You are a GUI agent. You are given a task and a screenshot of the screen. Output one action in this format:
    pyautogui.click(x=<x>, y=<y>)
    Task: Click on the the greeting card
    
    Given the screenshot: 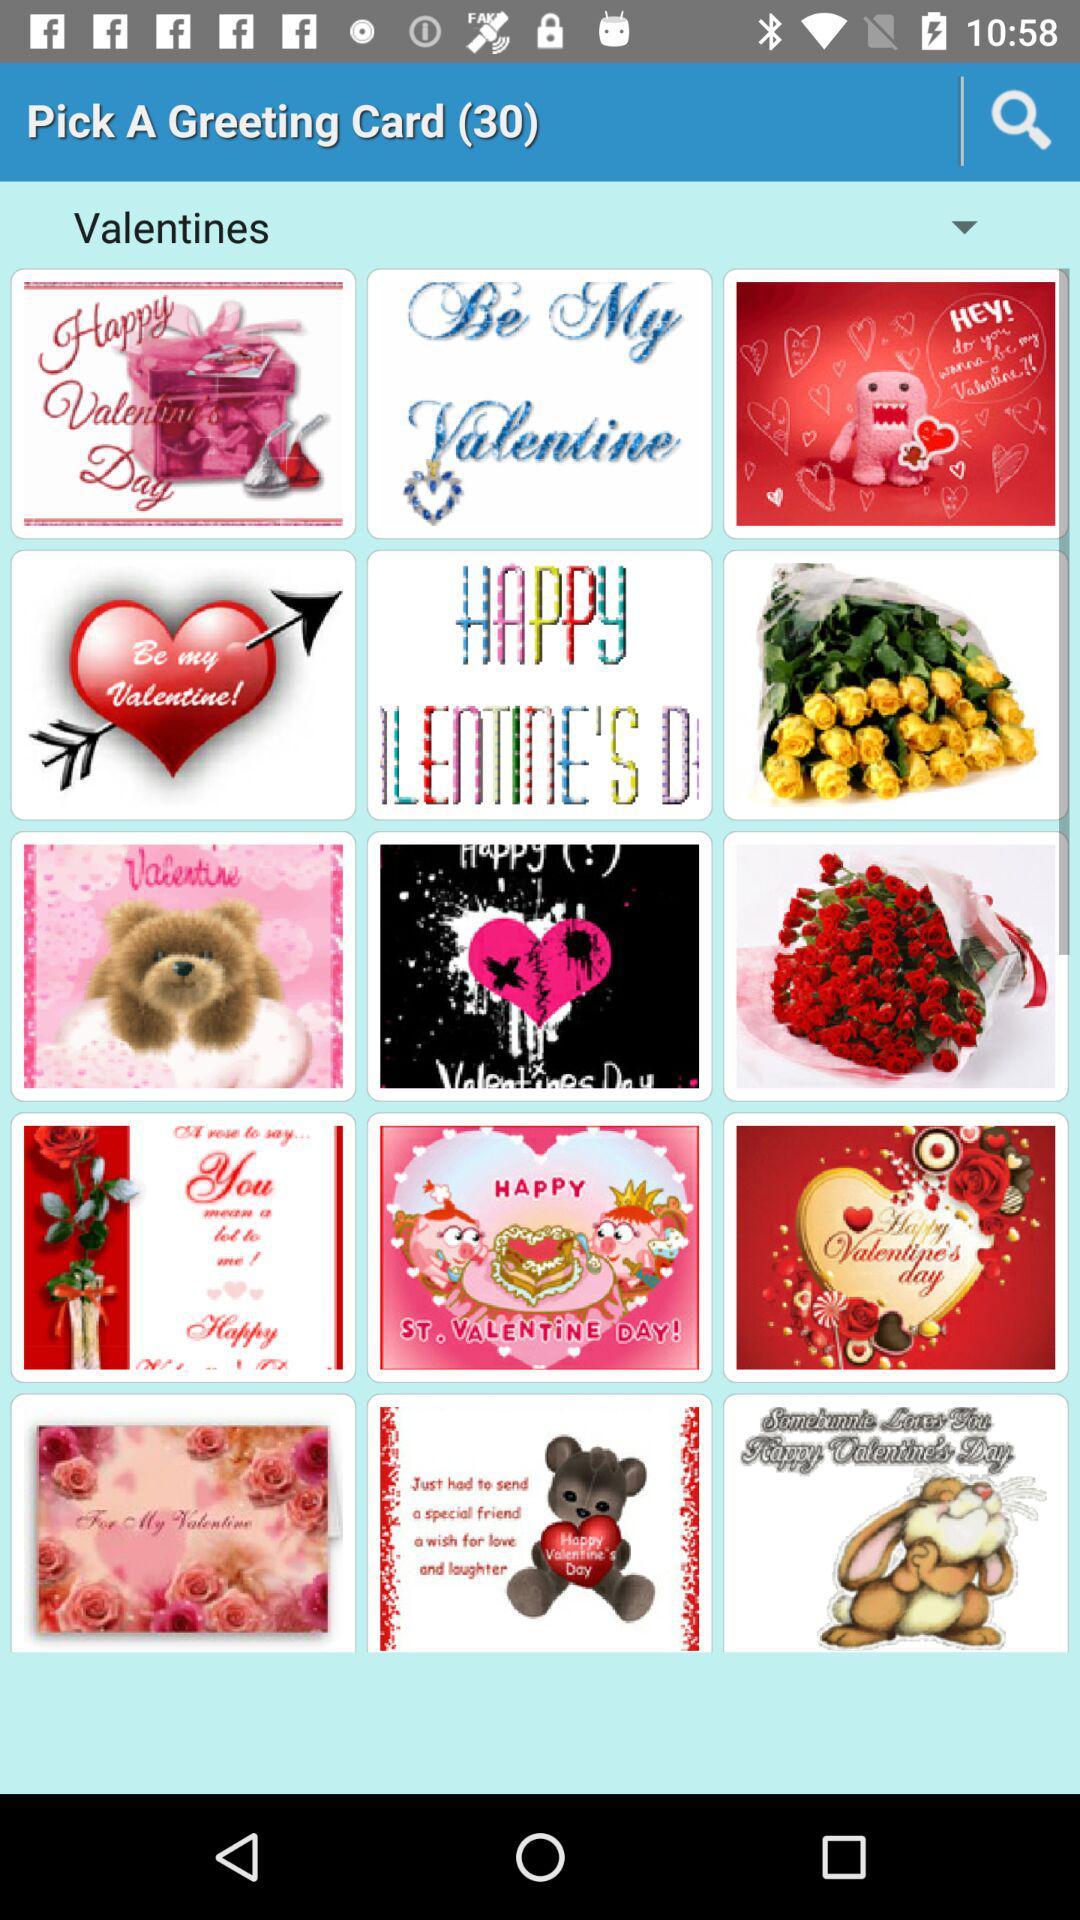 What is the action you would take?
    pyautogui.click(x=183, y=966)
    